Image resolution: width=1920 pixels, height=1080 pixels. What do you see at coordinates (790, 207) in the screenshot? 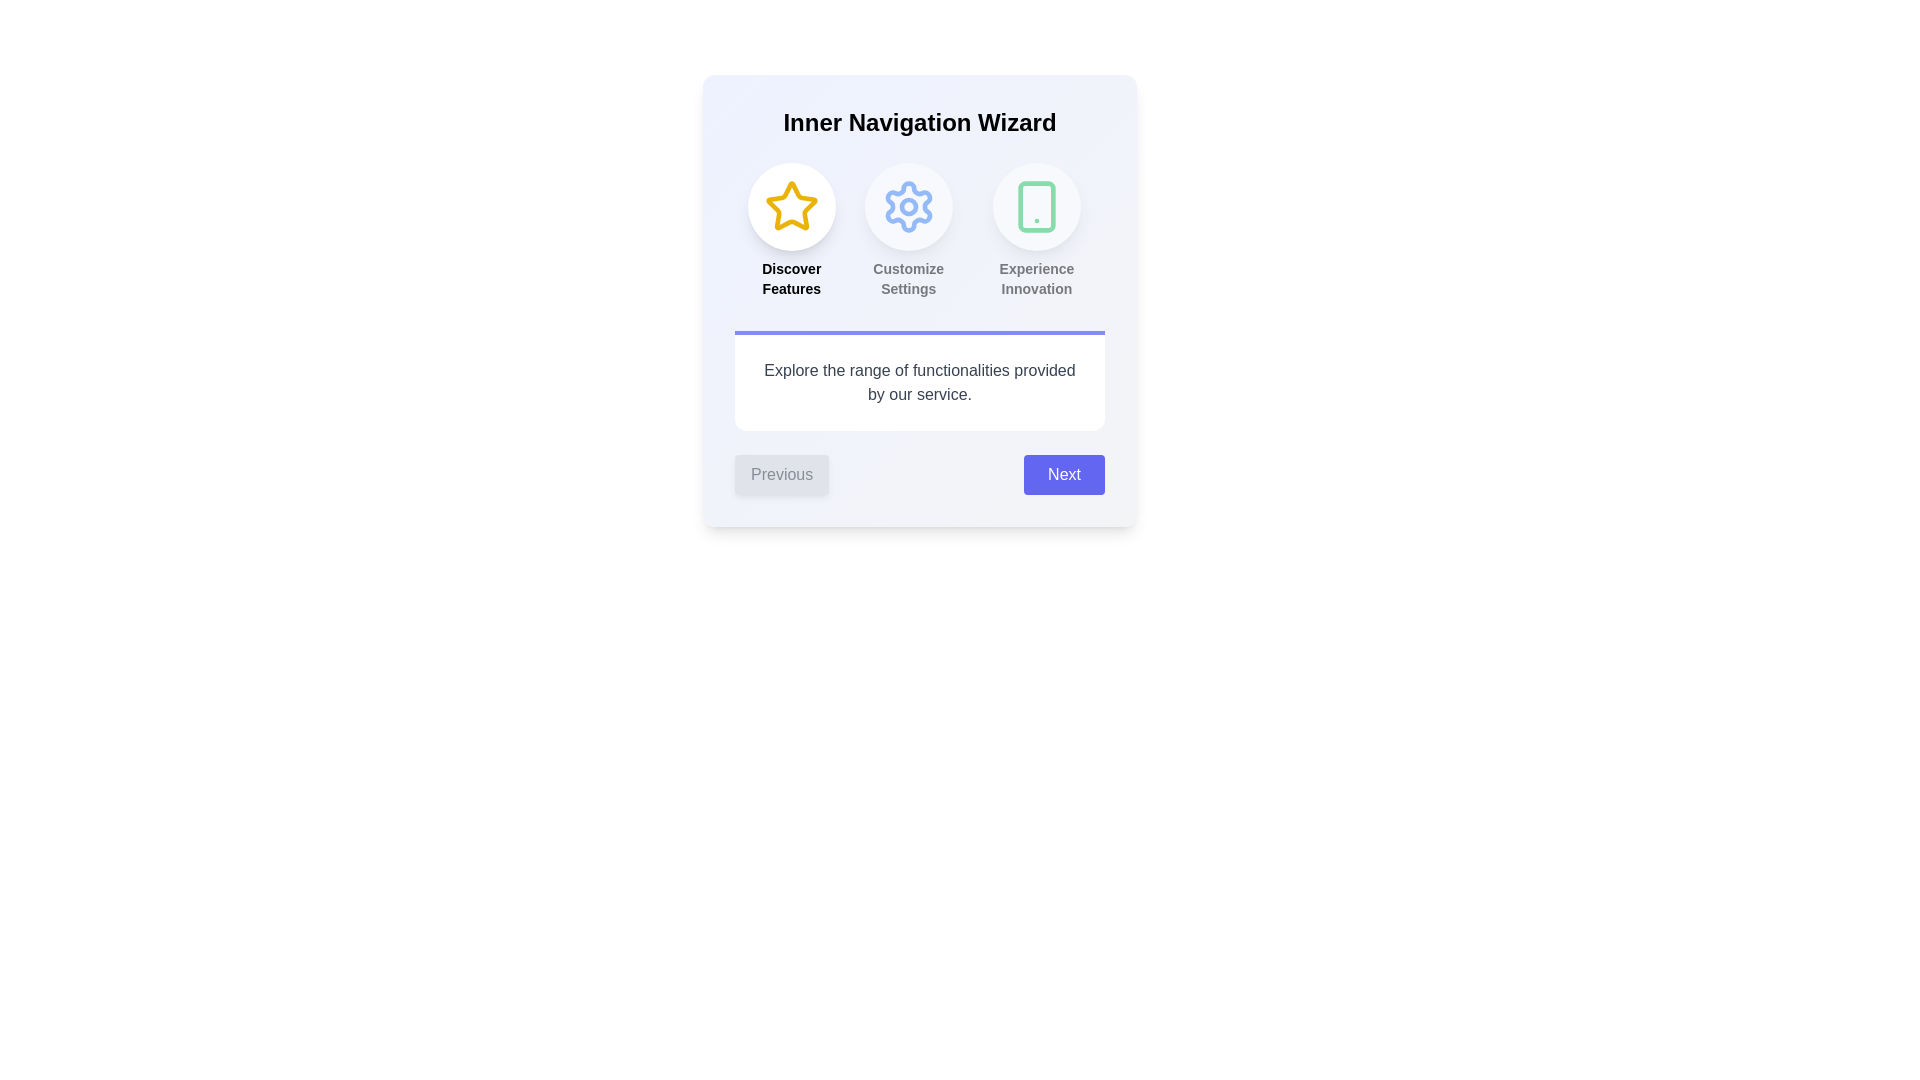
I see `the icon corresponding to Discover Features` at bounding box center [790, 207].